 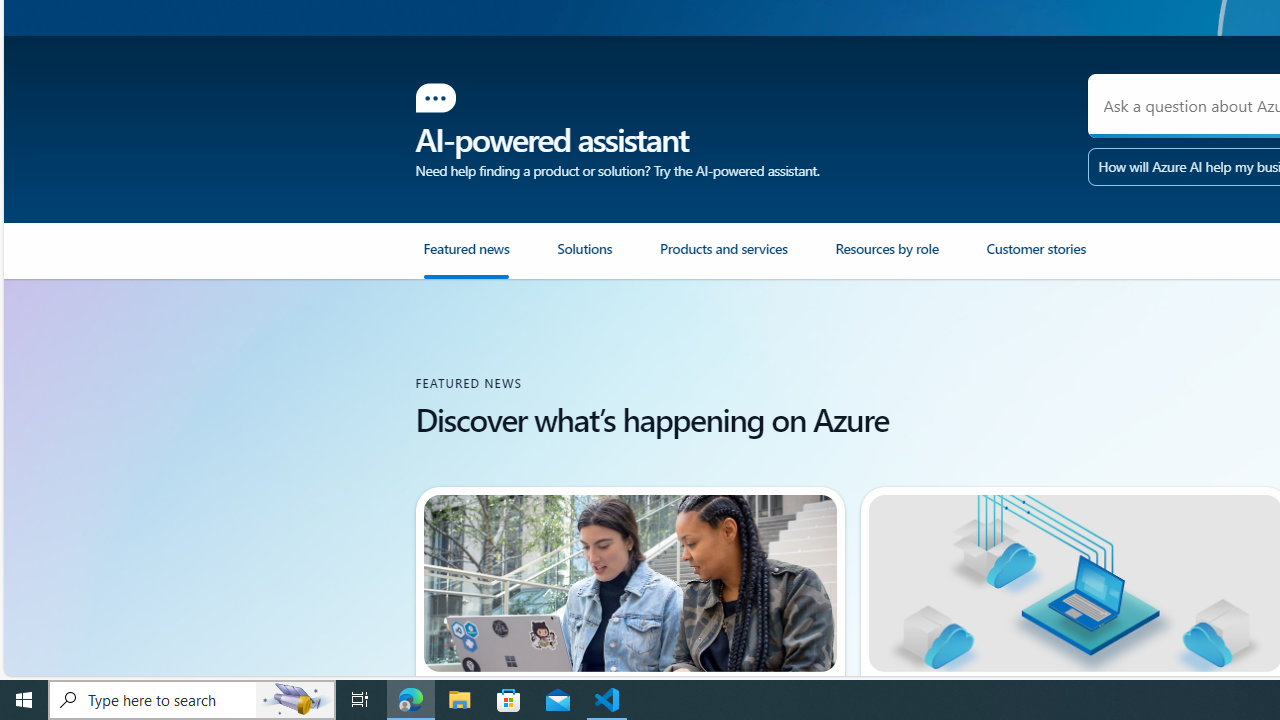 I want to click on 'Products and services', so click(x=747, y=258).